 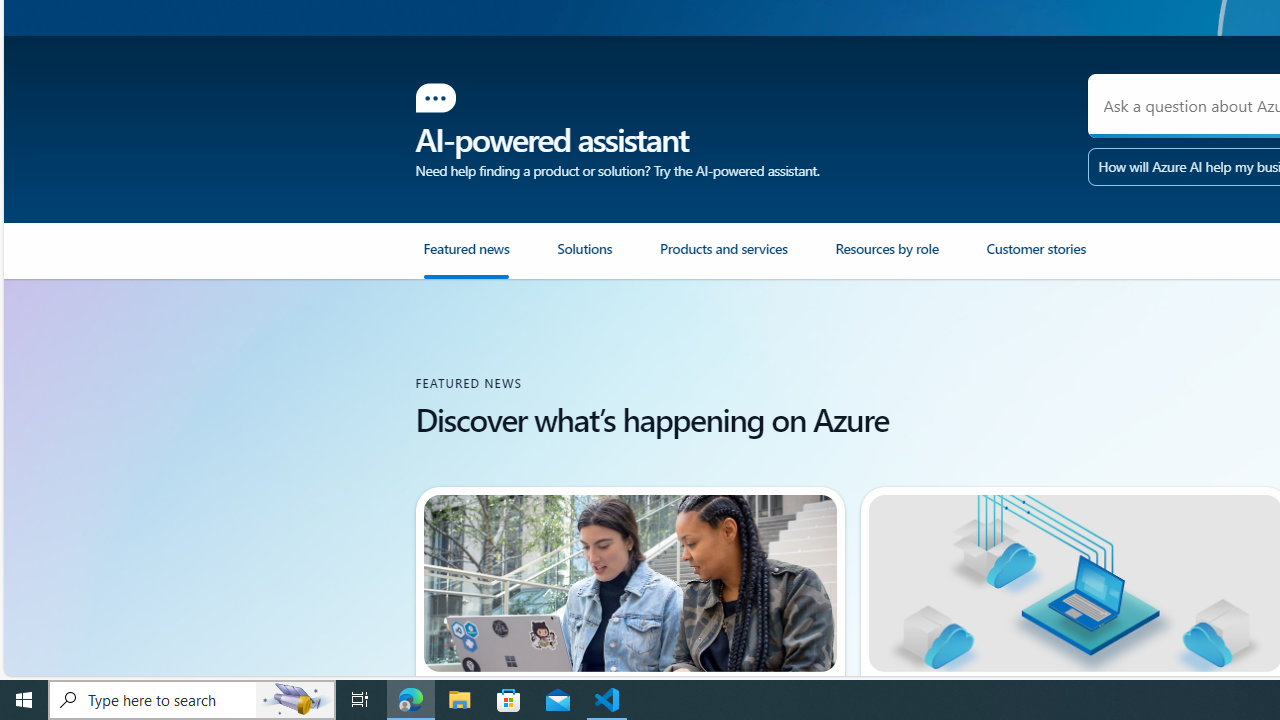 I want to click on 'Products and services', so click(x=747, y=258).